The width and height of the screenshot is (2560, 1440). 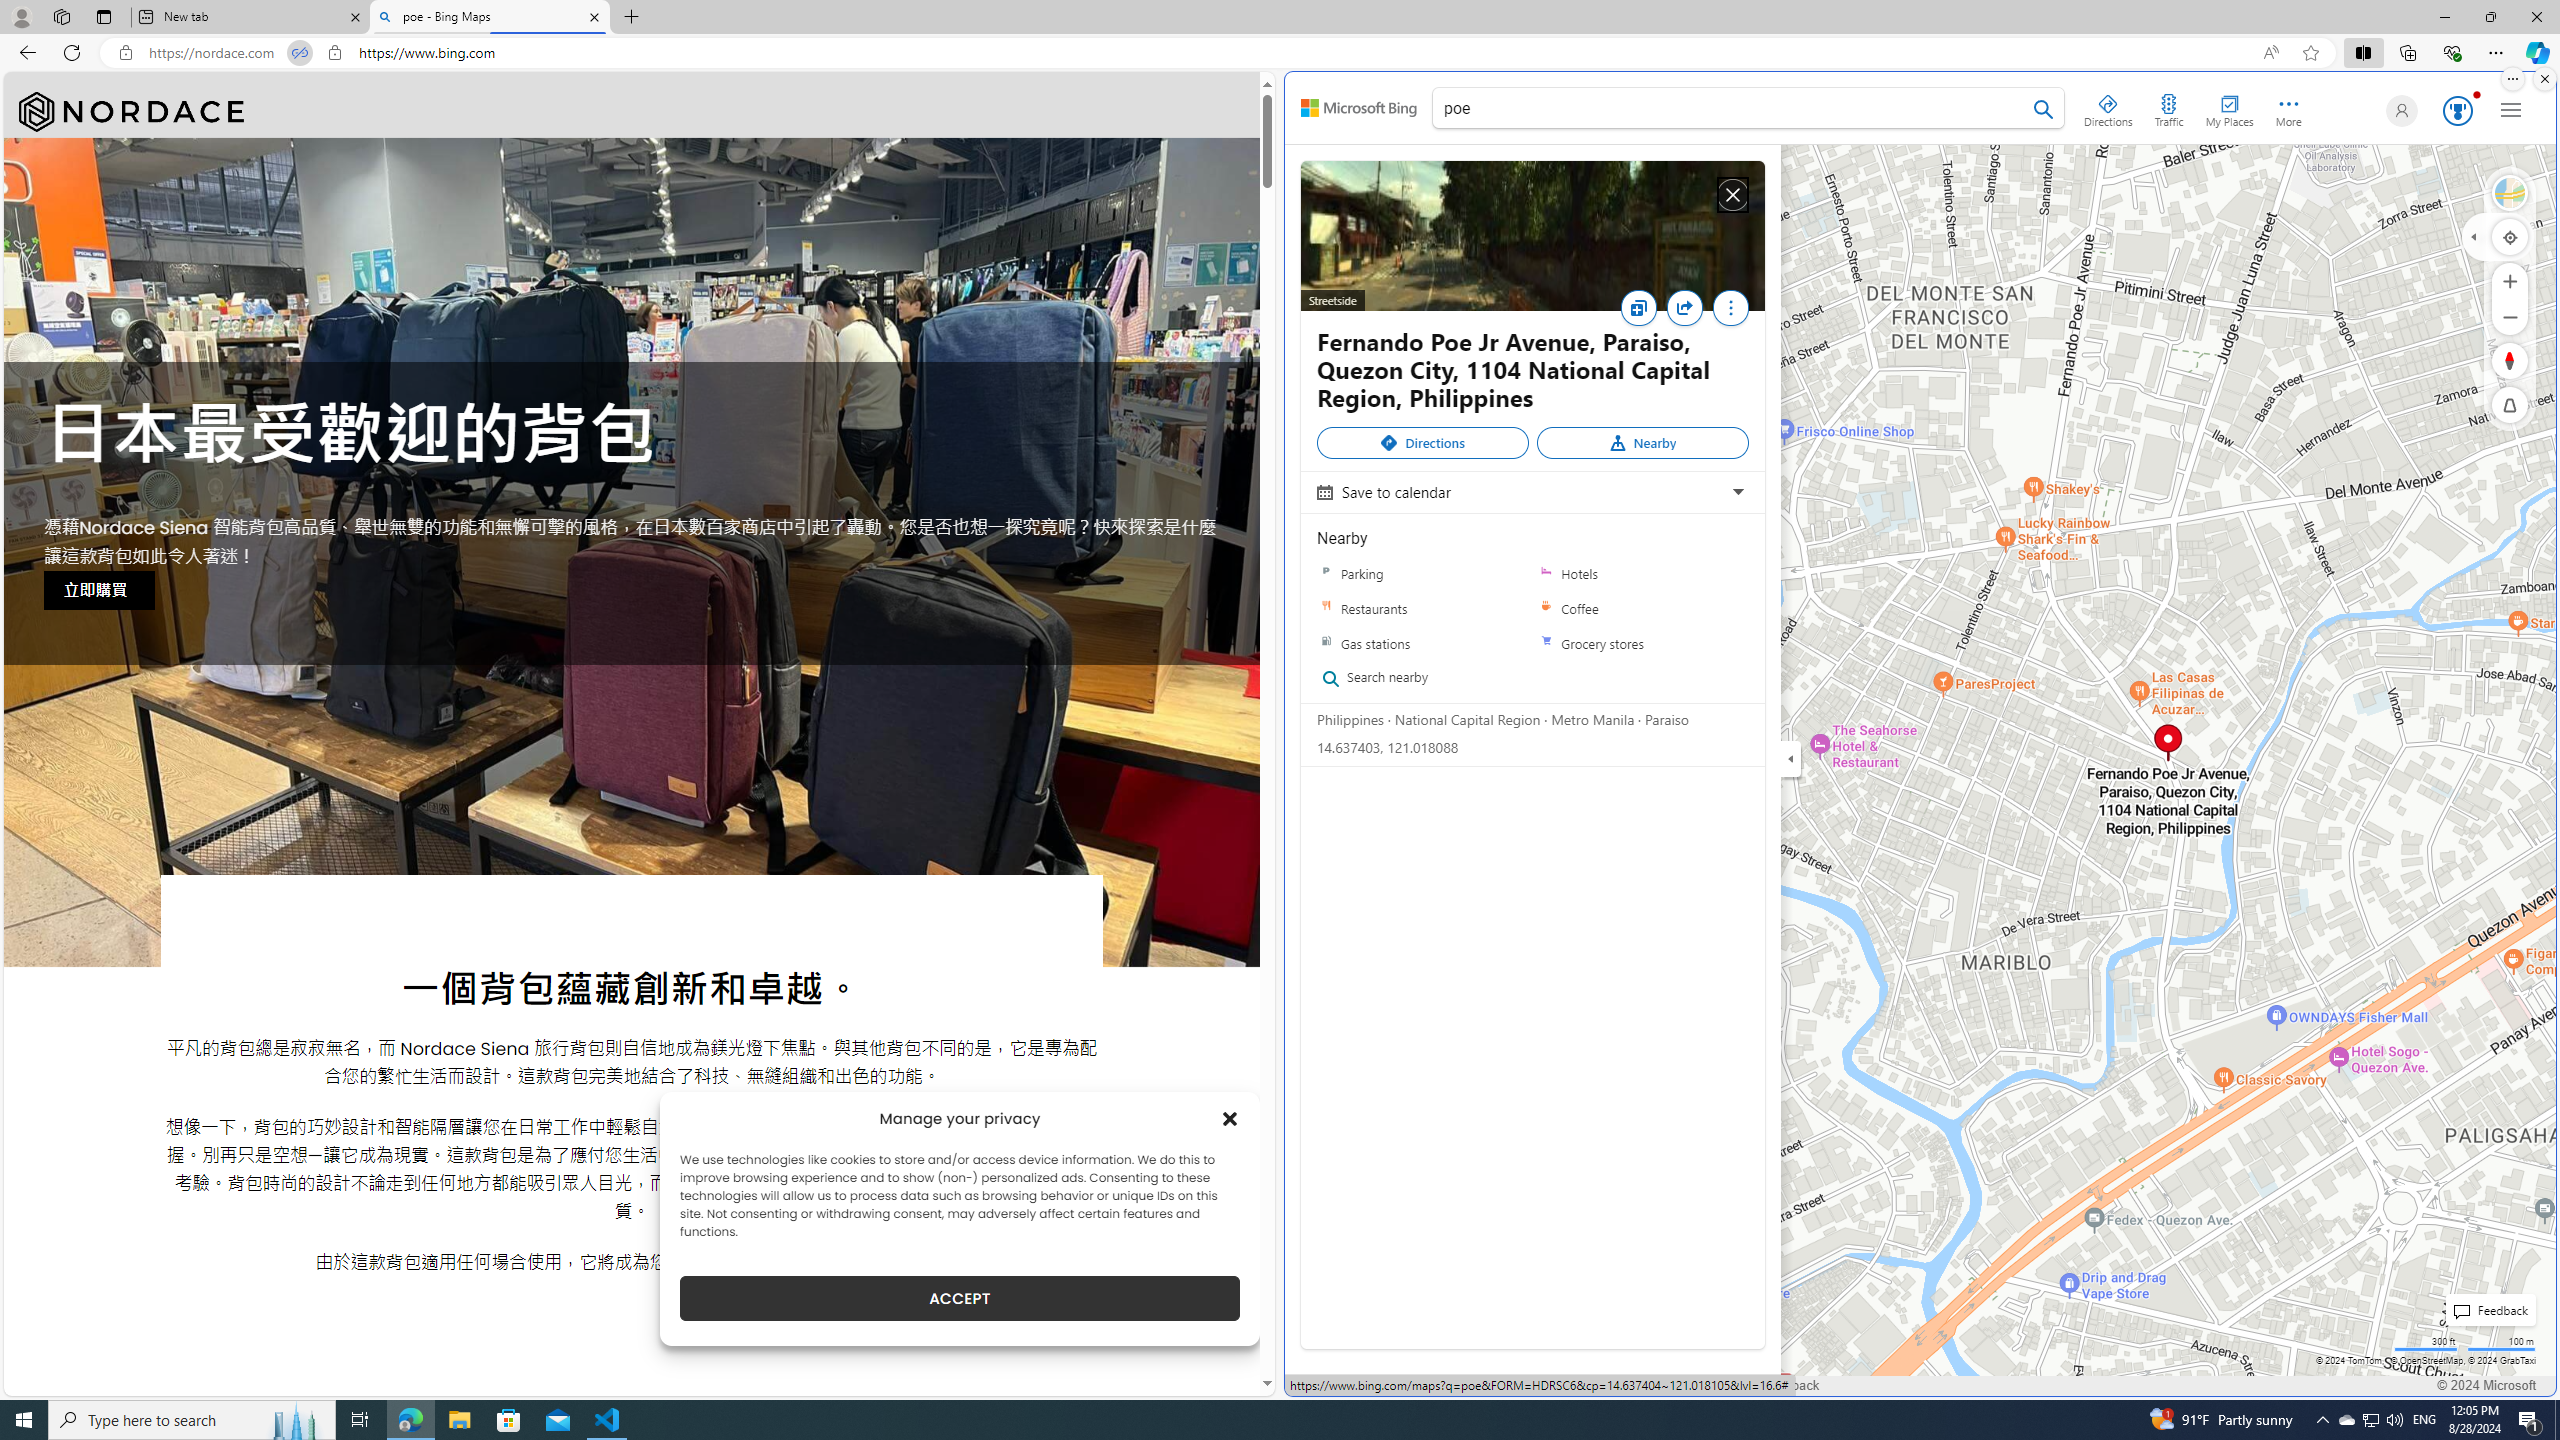 What do you see at coordinates (334, 53) in the screenshot?
I see `'View site information'` at bounding box center [334, 53].